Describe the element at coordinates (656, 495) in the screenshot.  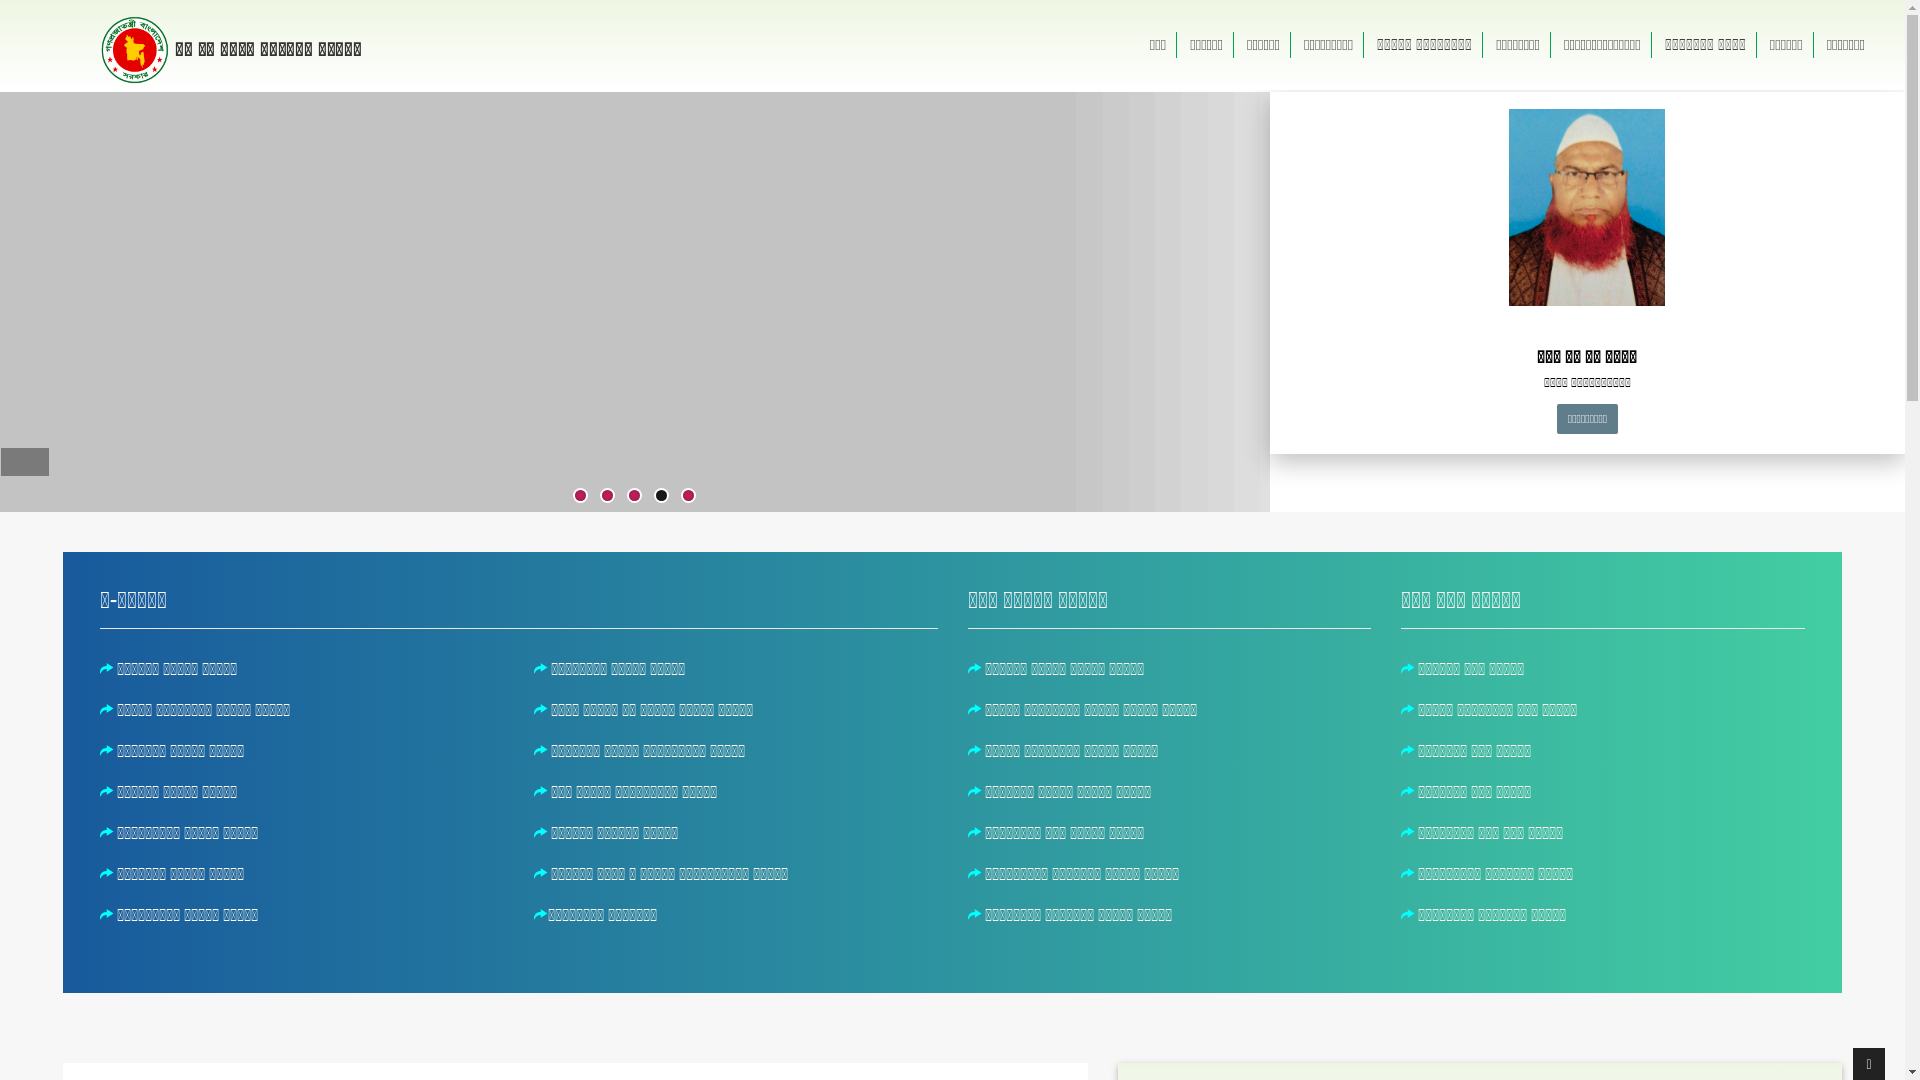
I see `'4'` at that location.